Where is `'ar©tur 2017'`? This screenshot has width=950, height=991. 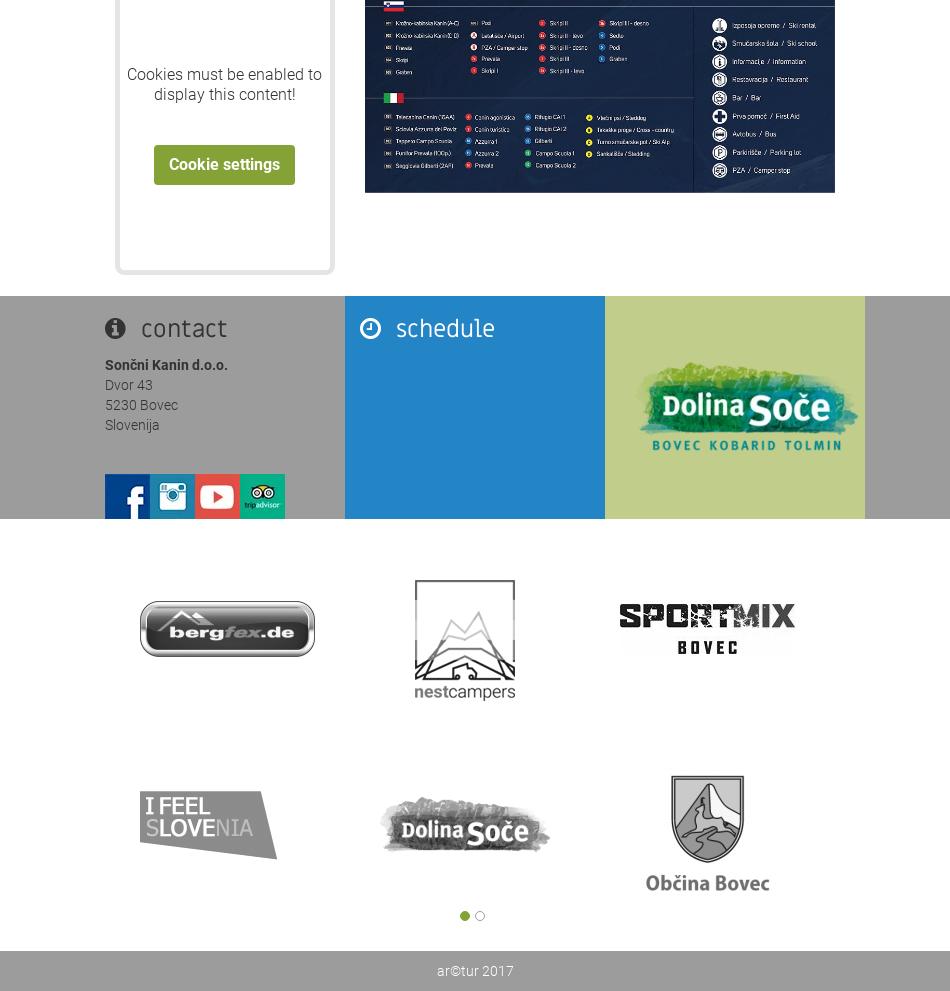 'ar©tur 2017' is located at coordinates (473, 970).